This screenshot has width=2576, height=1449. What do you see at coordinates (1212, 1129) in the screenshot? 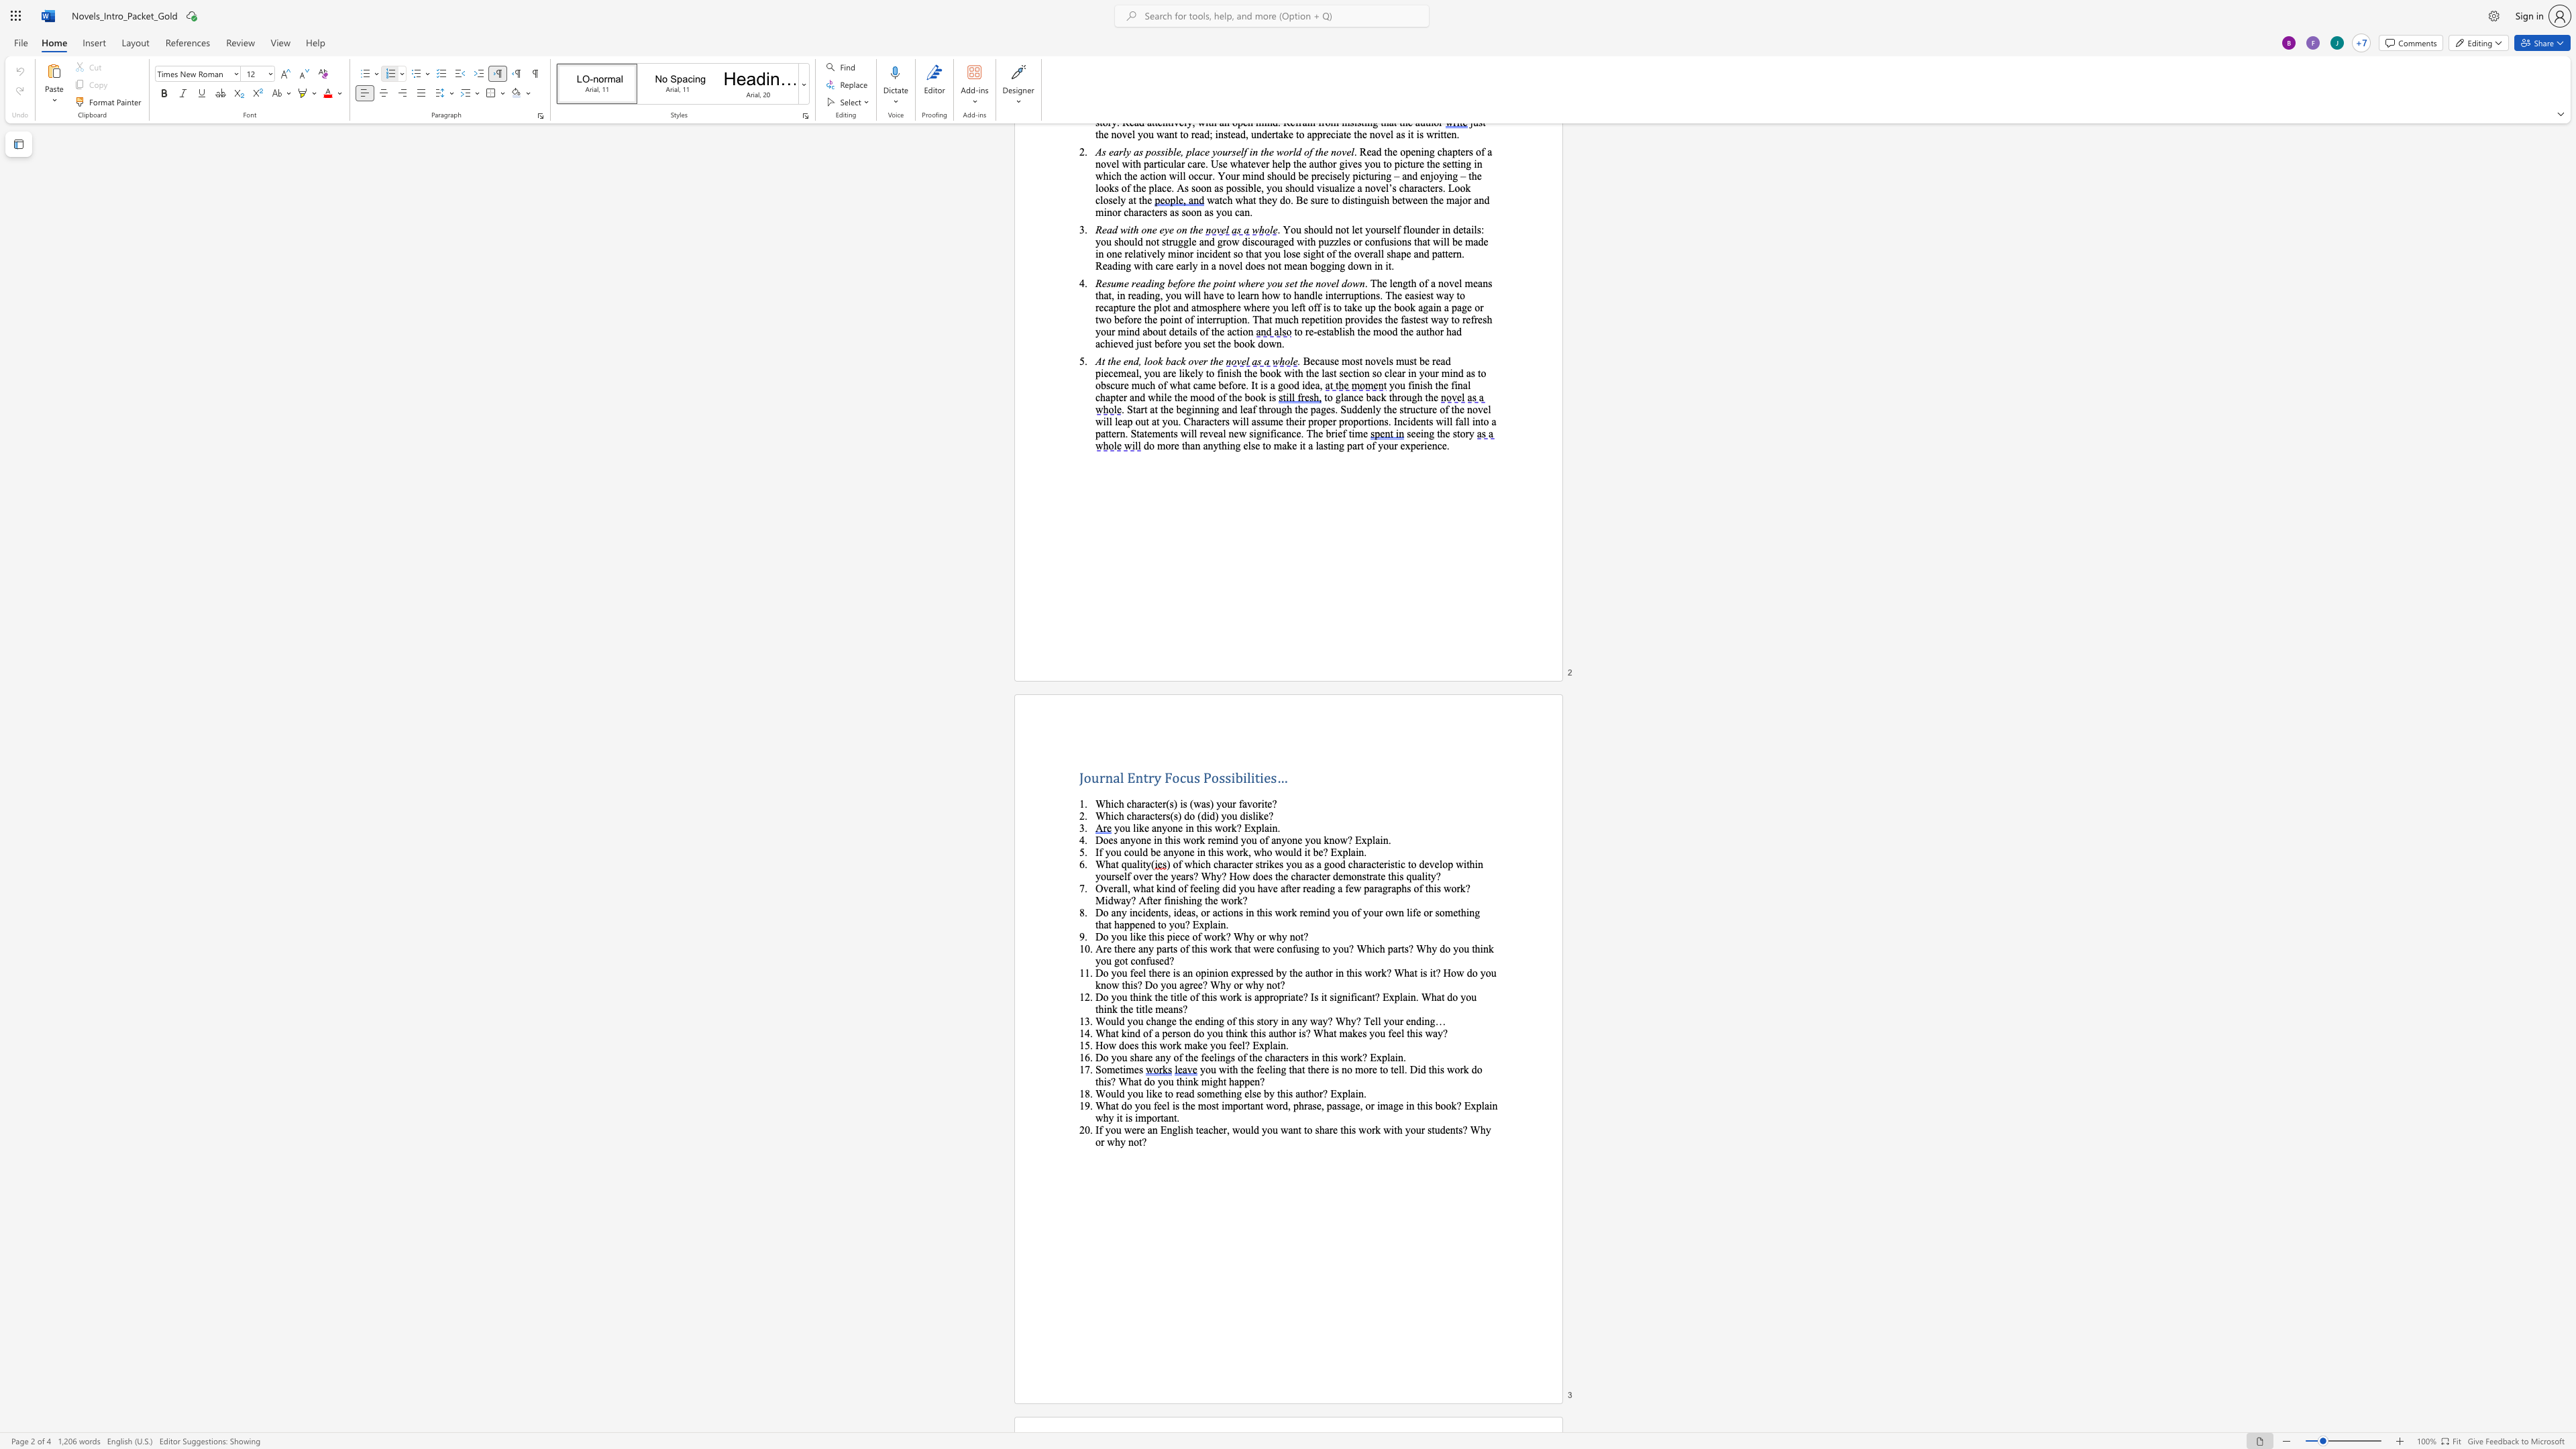
I see `the space between the continuous character "c" and "h" in the text` at bounding box center [1212, 1129].